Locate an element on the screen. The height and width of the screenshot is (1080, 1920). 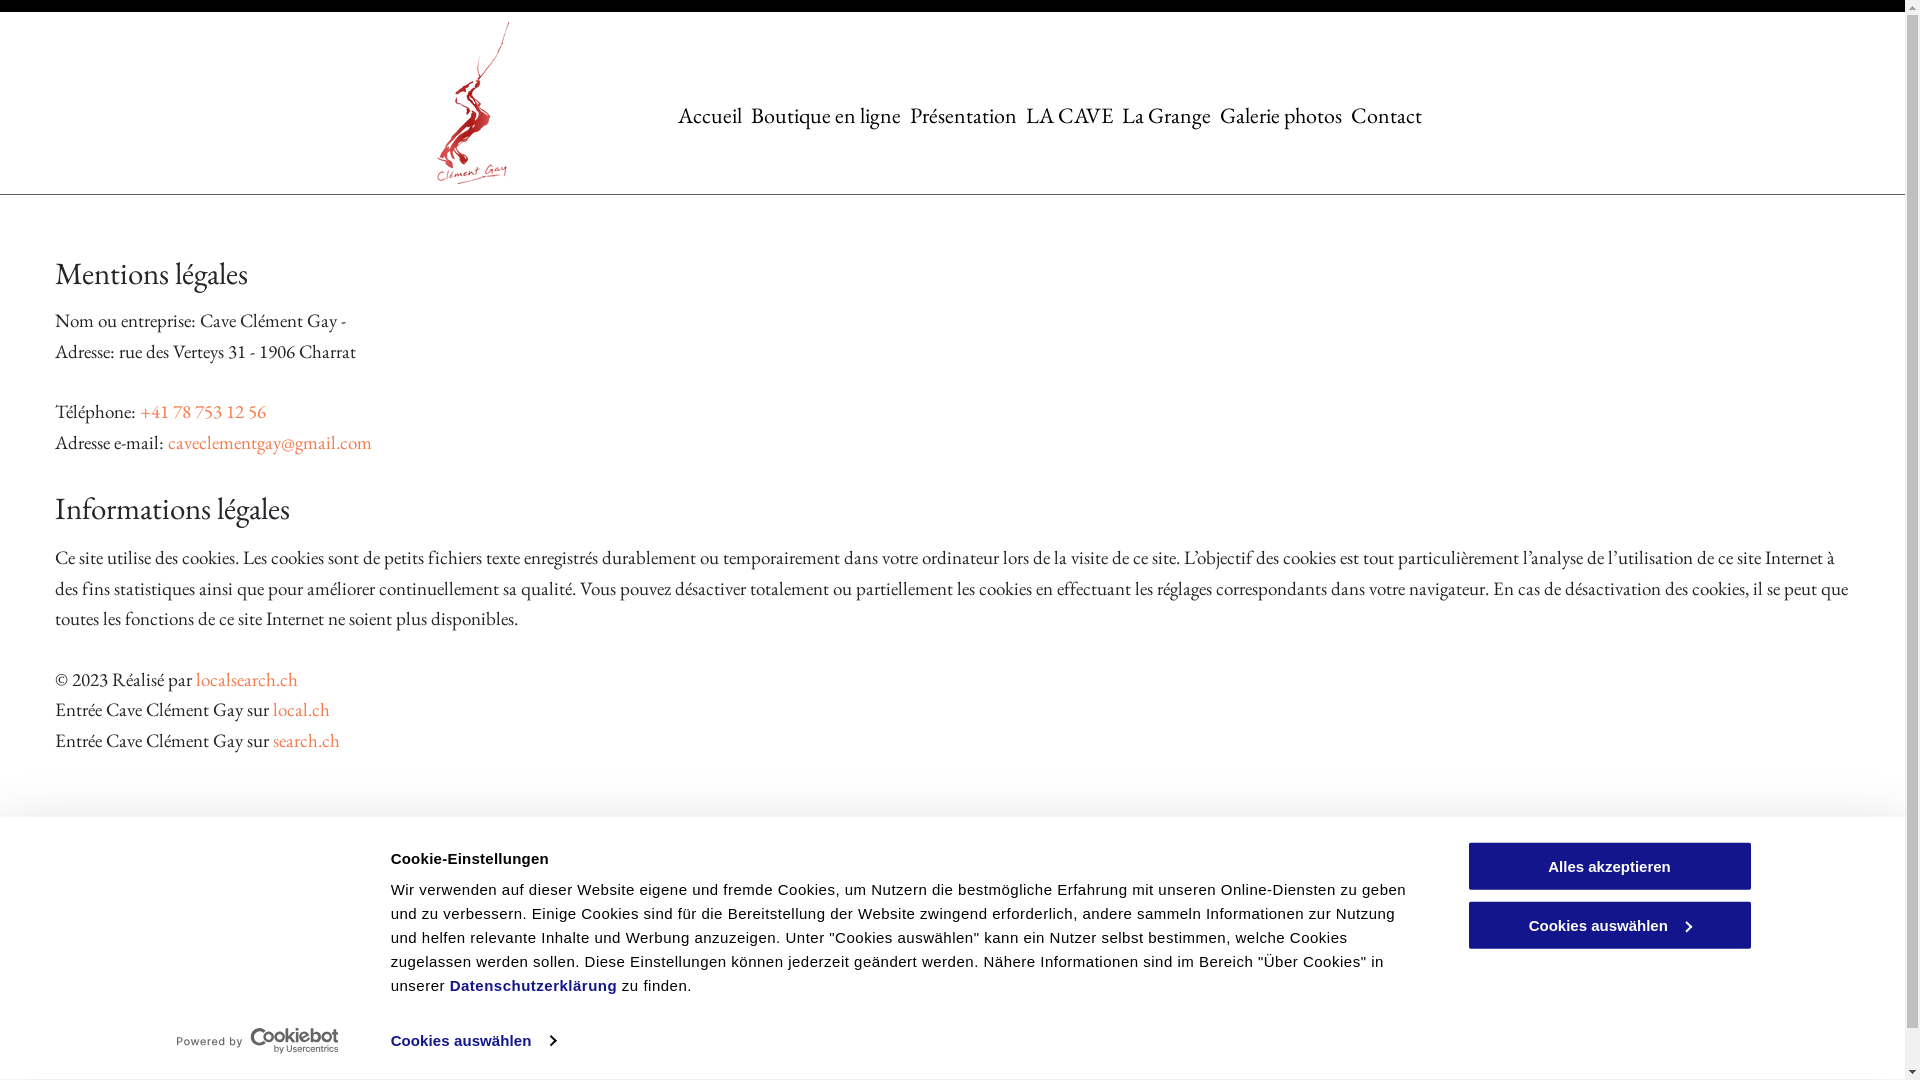
'Accueil' is located at coordinates (677, 114).